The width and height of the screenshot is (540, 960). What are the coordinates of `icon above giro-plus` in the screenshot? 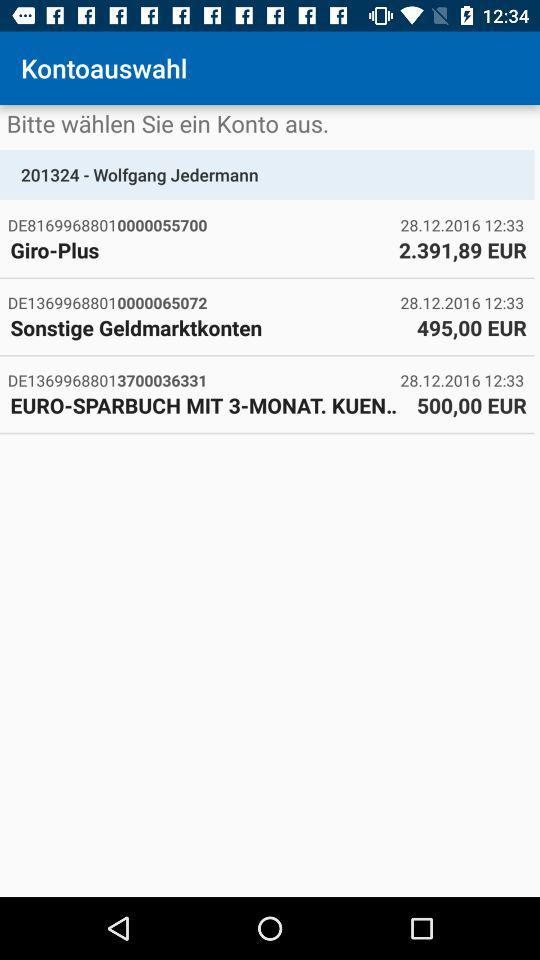 It's located at (203, 225).